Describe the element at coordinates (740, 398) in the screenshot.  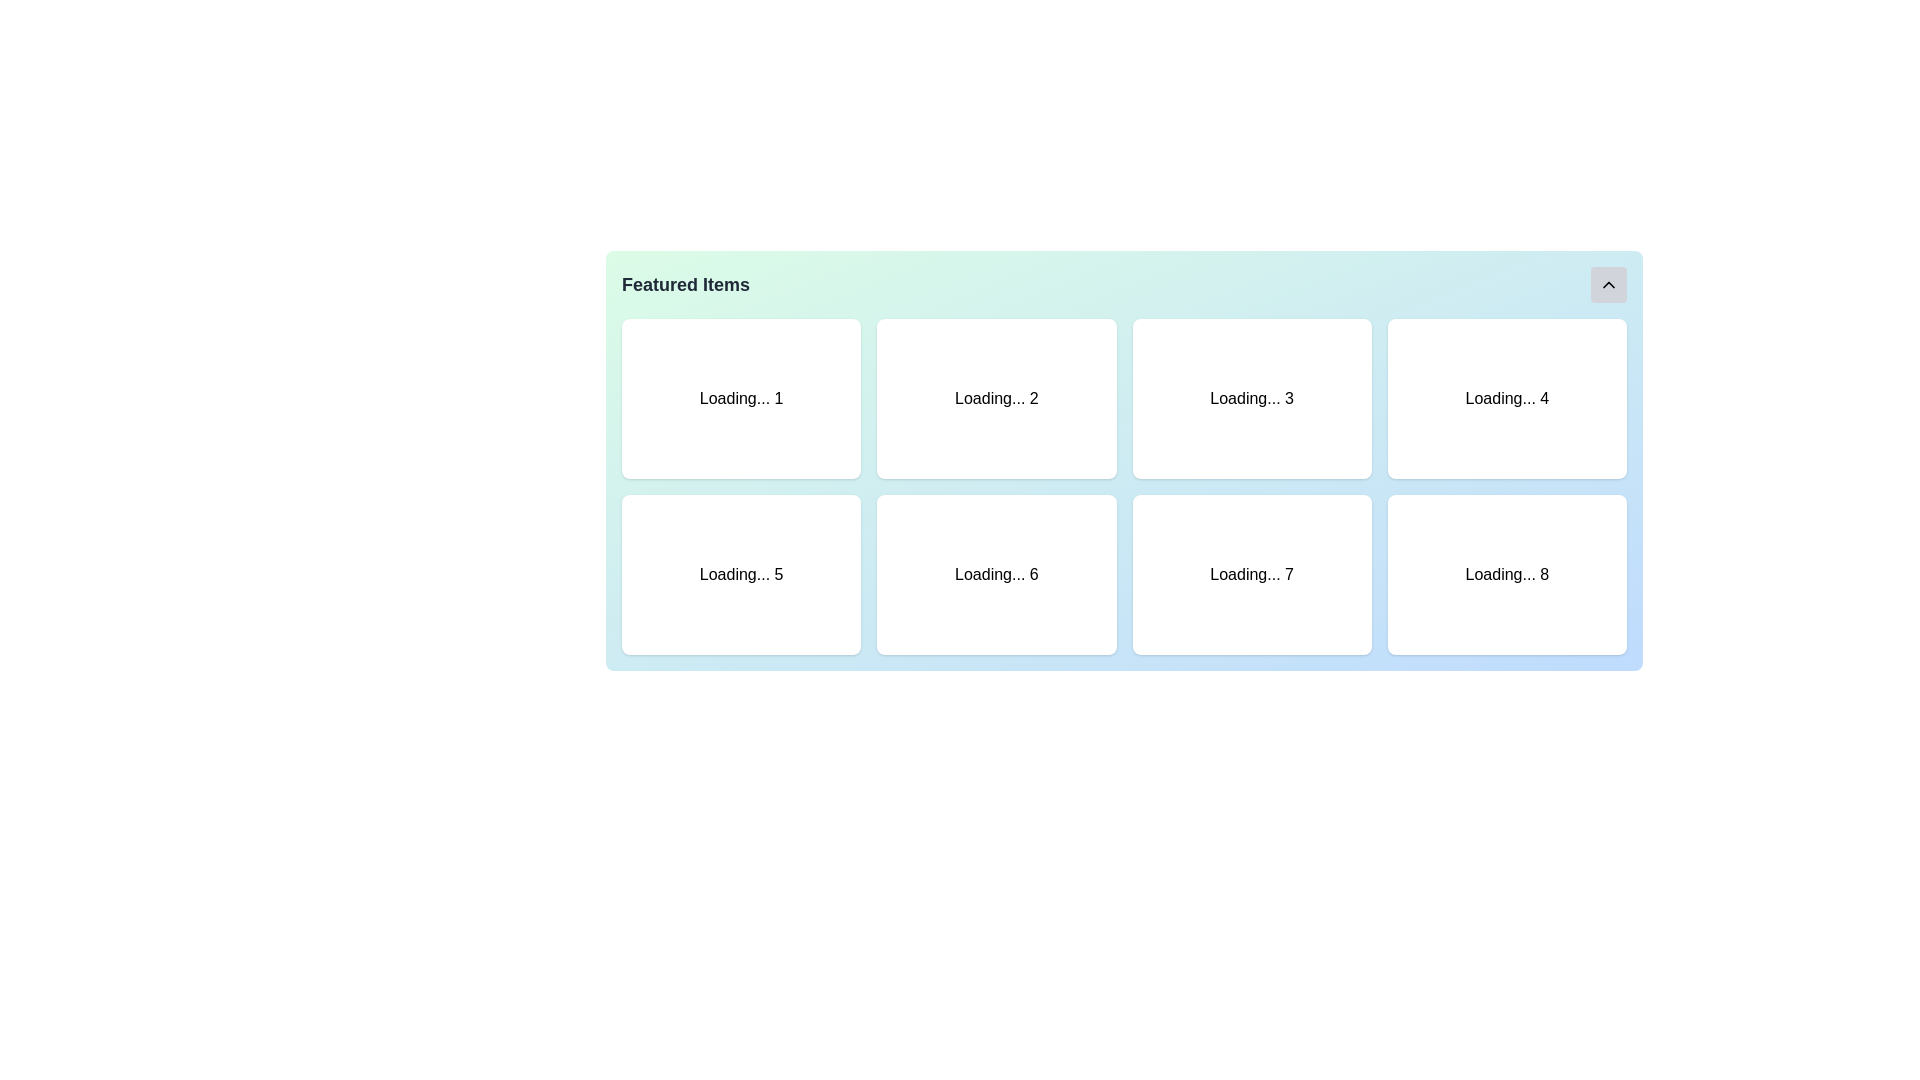
I see `the white rectangular loading box with rounded corners that contains the text 'Loading... 1', located in the first row and first column of the grid layout` at that location.